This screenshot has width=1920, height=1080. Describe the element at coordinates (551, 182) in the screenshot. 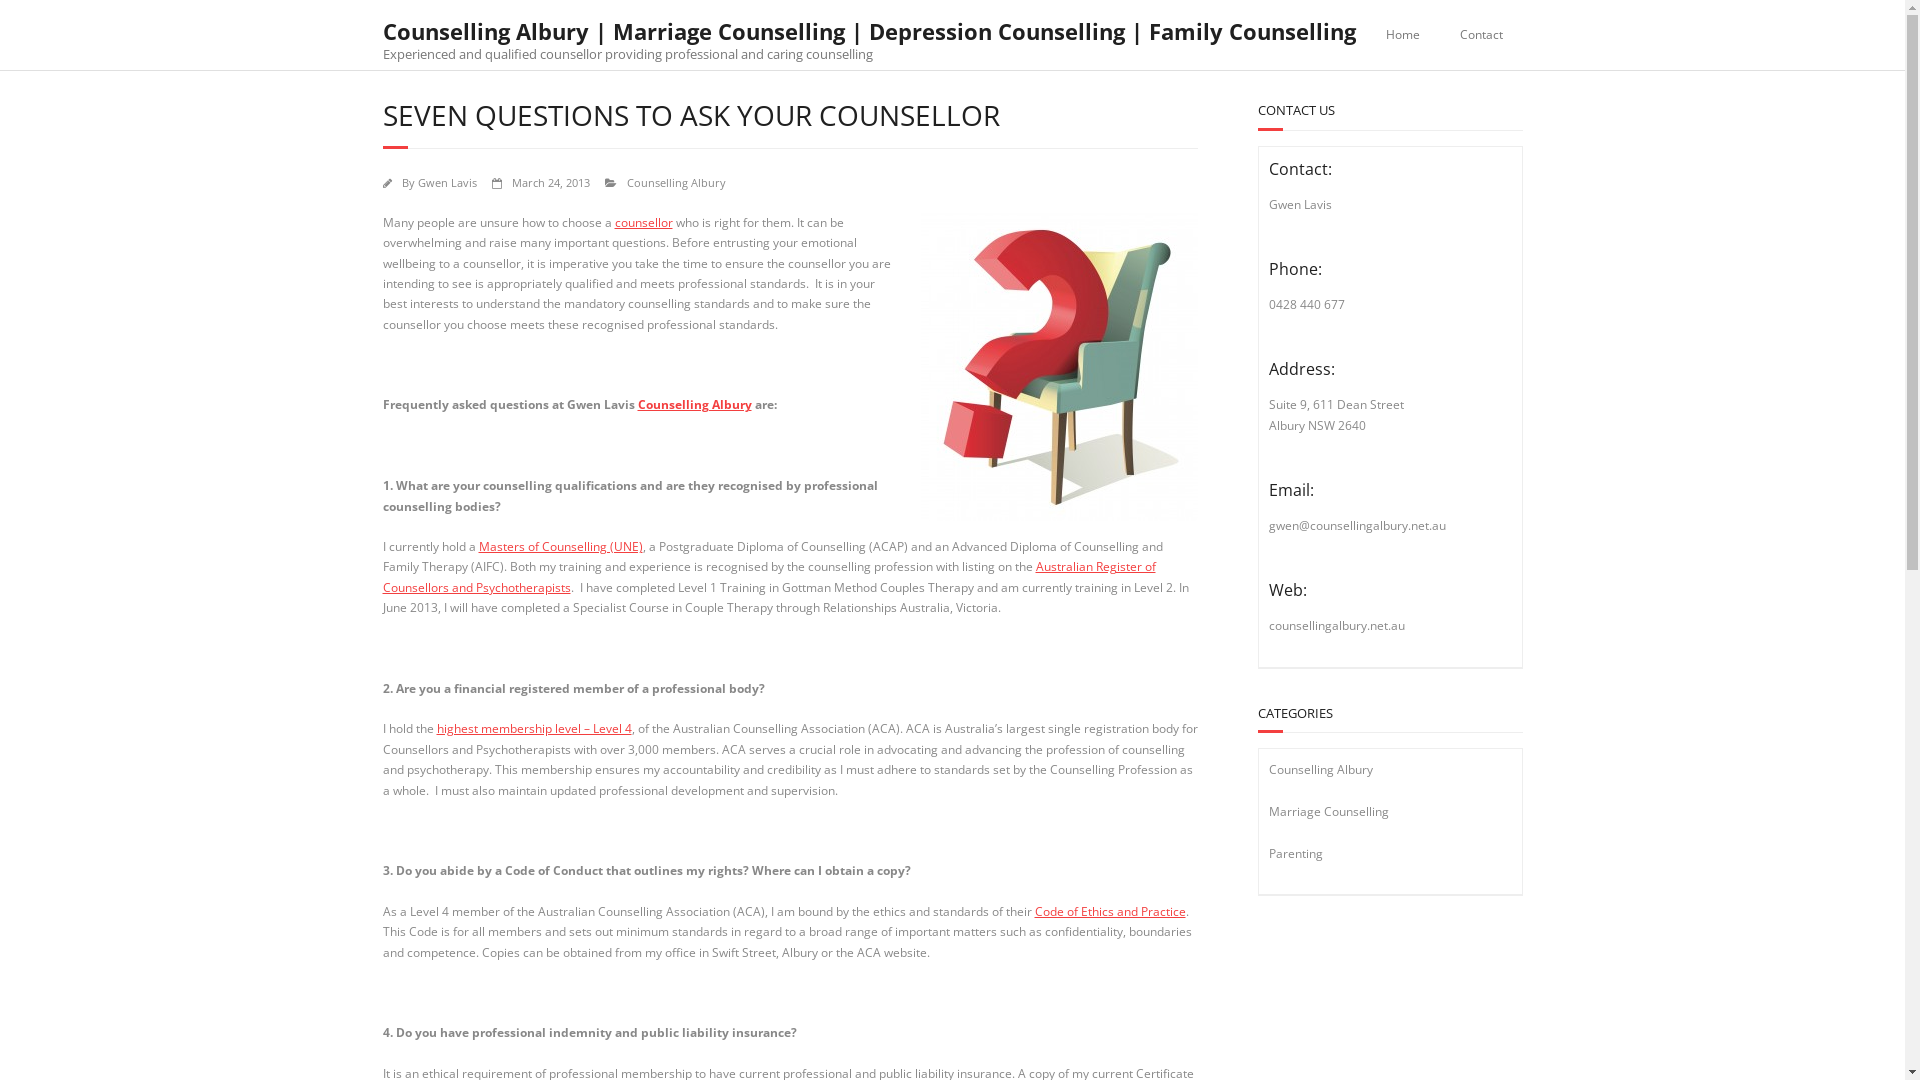

I see `'March 24, 2013'` at that location.